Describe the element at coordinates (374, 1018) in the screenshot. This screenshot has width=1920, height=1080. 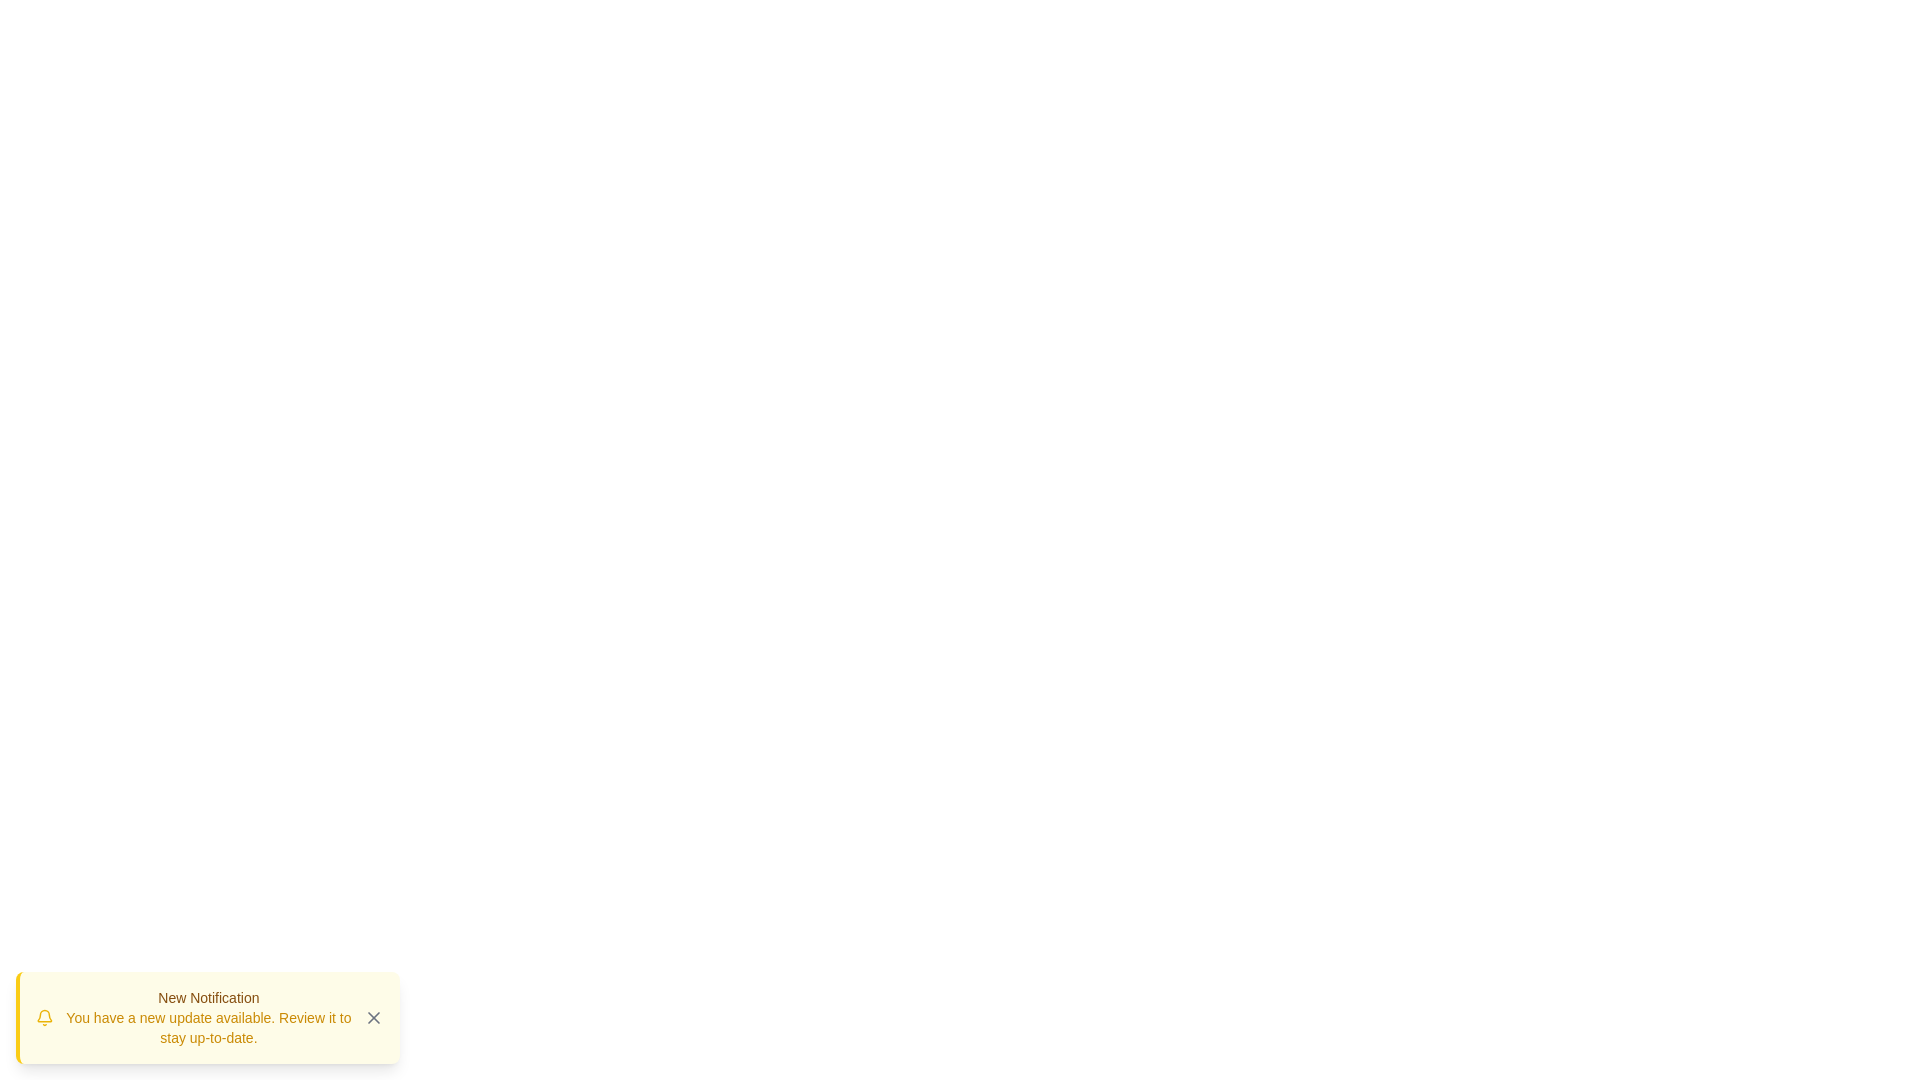
I see `the Close Icon button, which is an 'X' styled with a thin design located in the bottom-left corner of the notification box` at that location.